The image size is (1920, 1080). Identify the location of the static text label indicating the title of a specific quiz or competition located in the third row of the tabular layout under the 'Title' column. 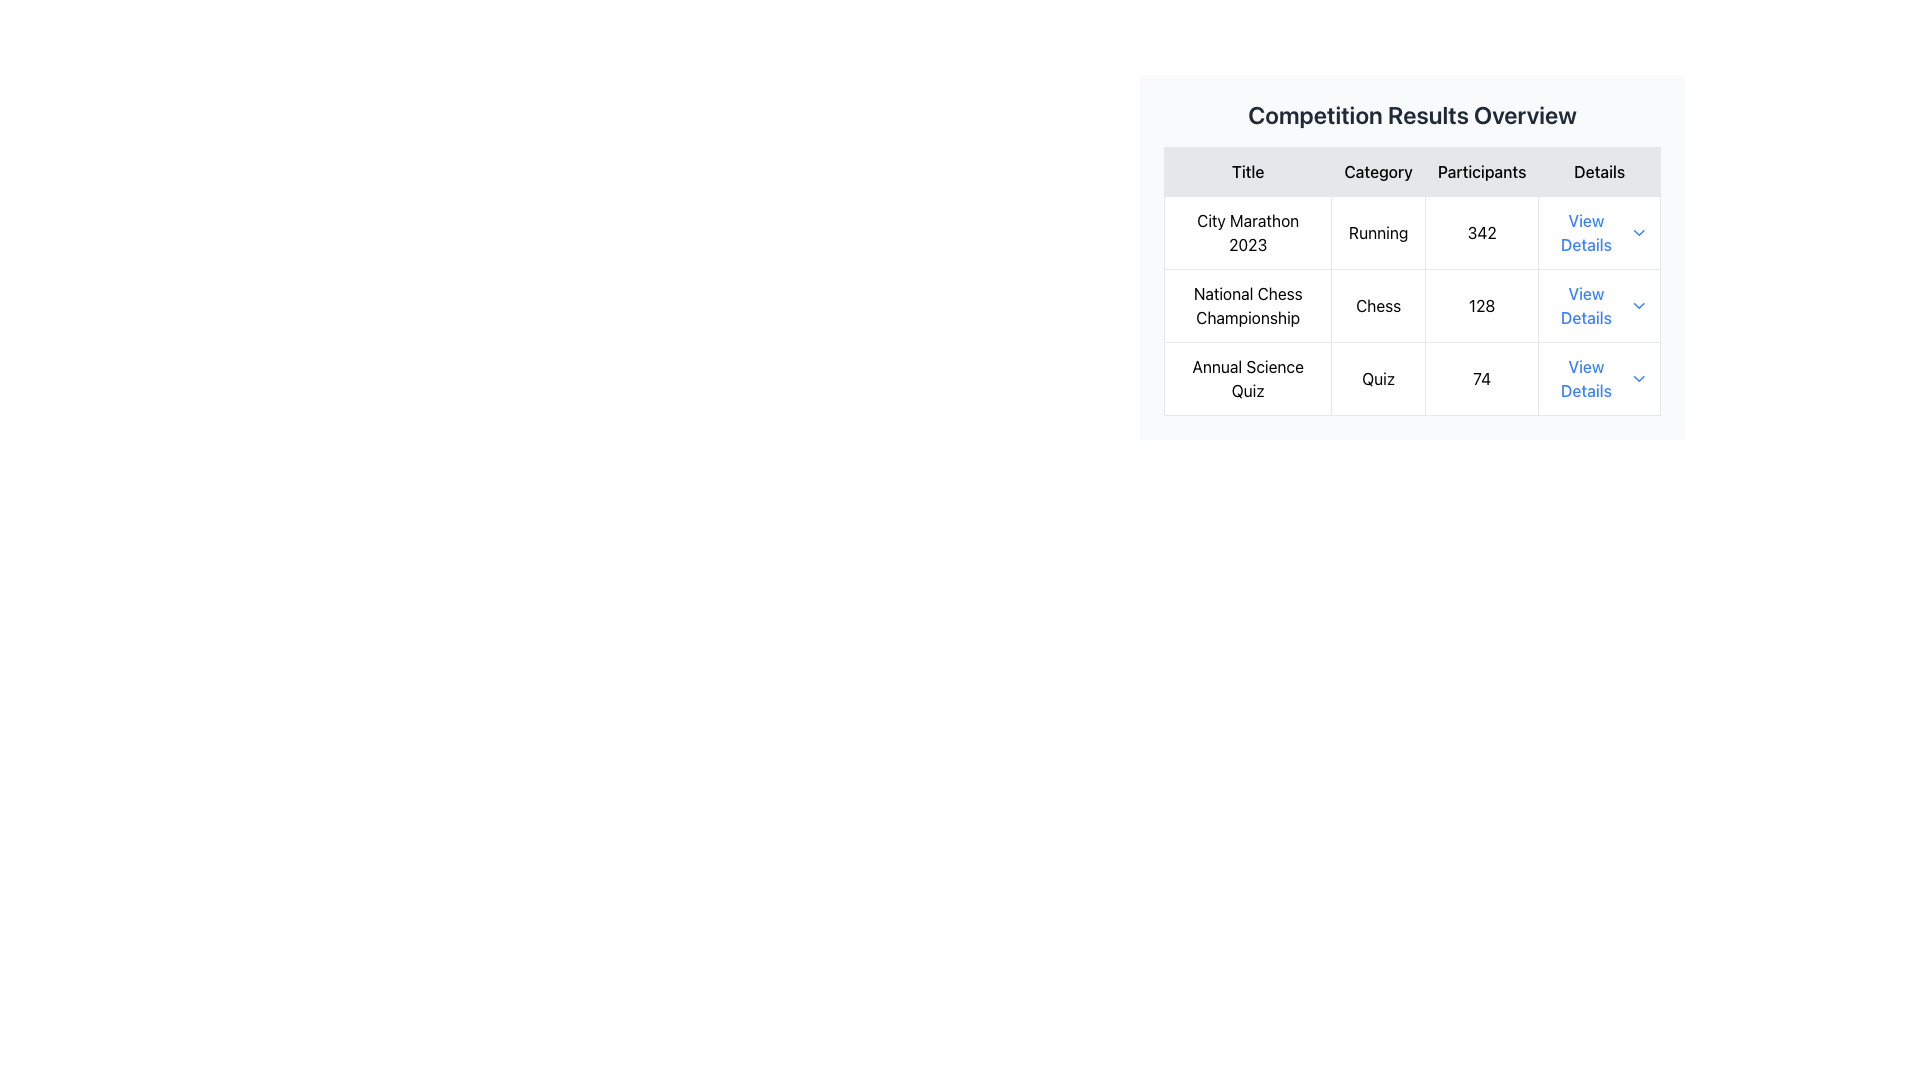
(1247, 378).